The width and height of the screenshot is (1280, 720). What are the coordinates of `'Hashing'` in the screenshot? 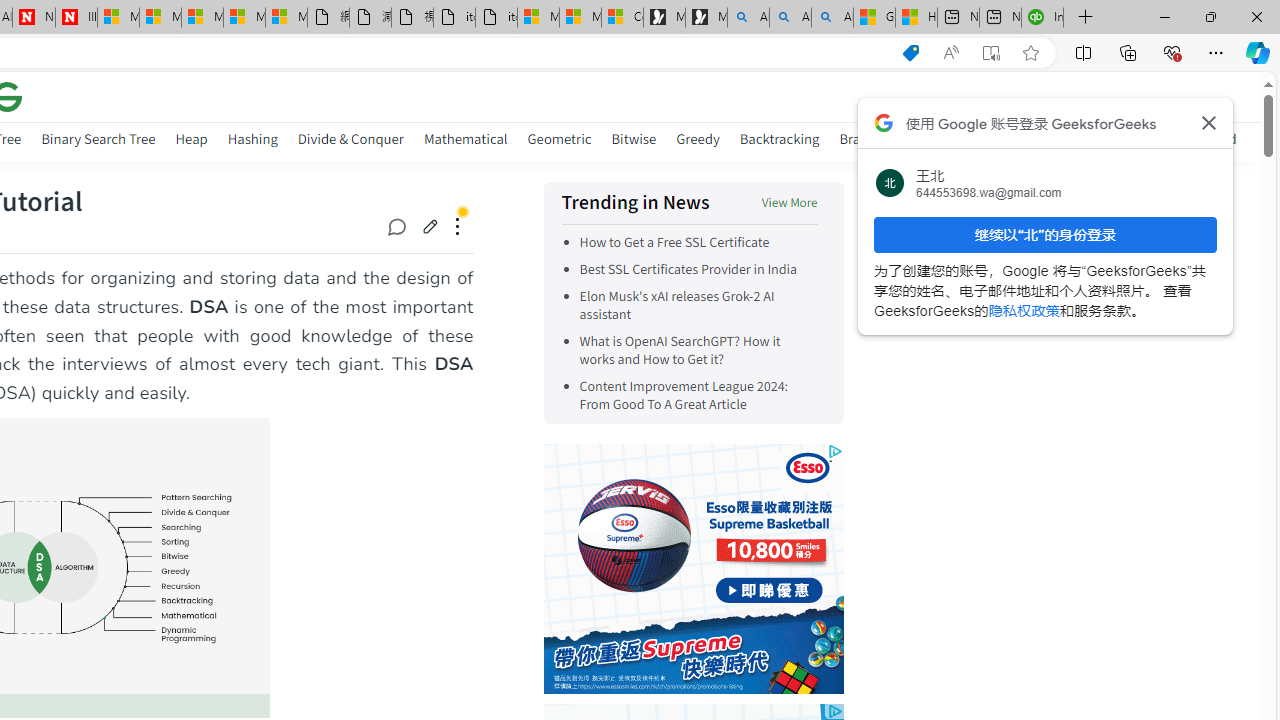 It's located at (251, 141).